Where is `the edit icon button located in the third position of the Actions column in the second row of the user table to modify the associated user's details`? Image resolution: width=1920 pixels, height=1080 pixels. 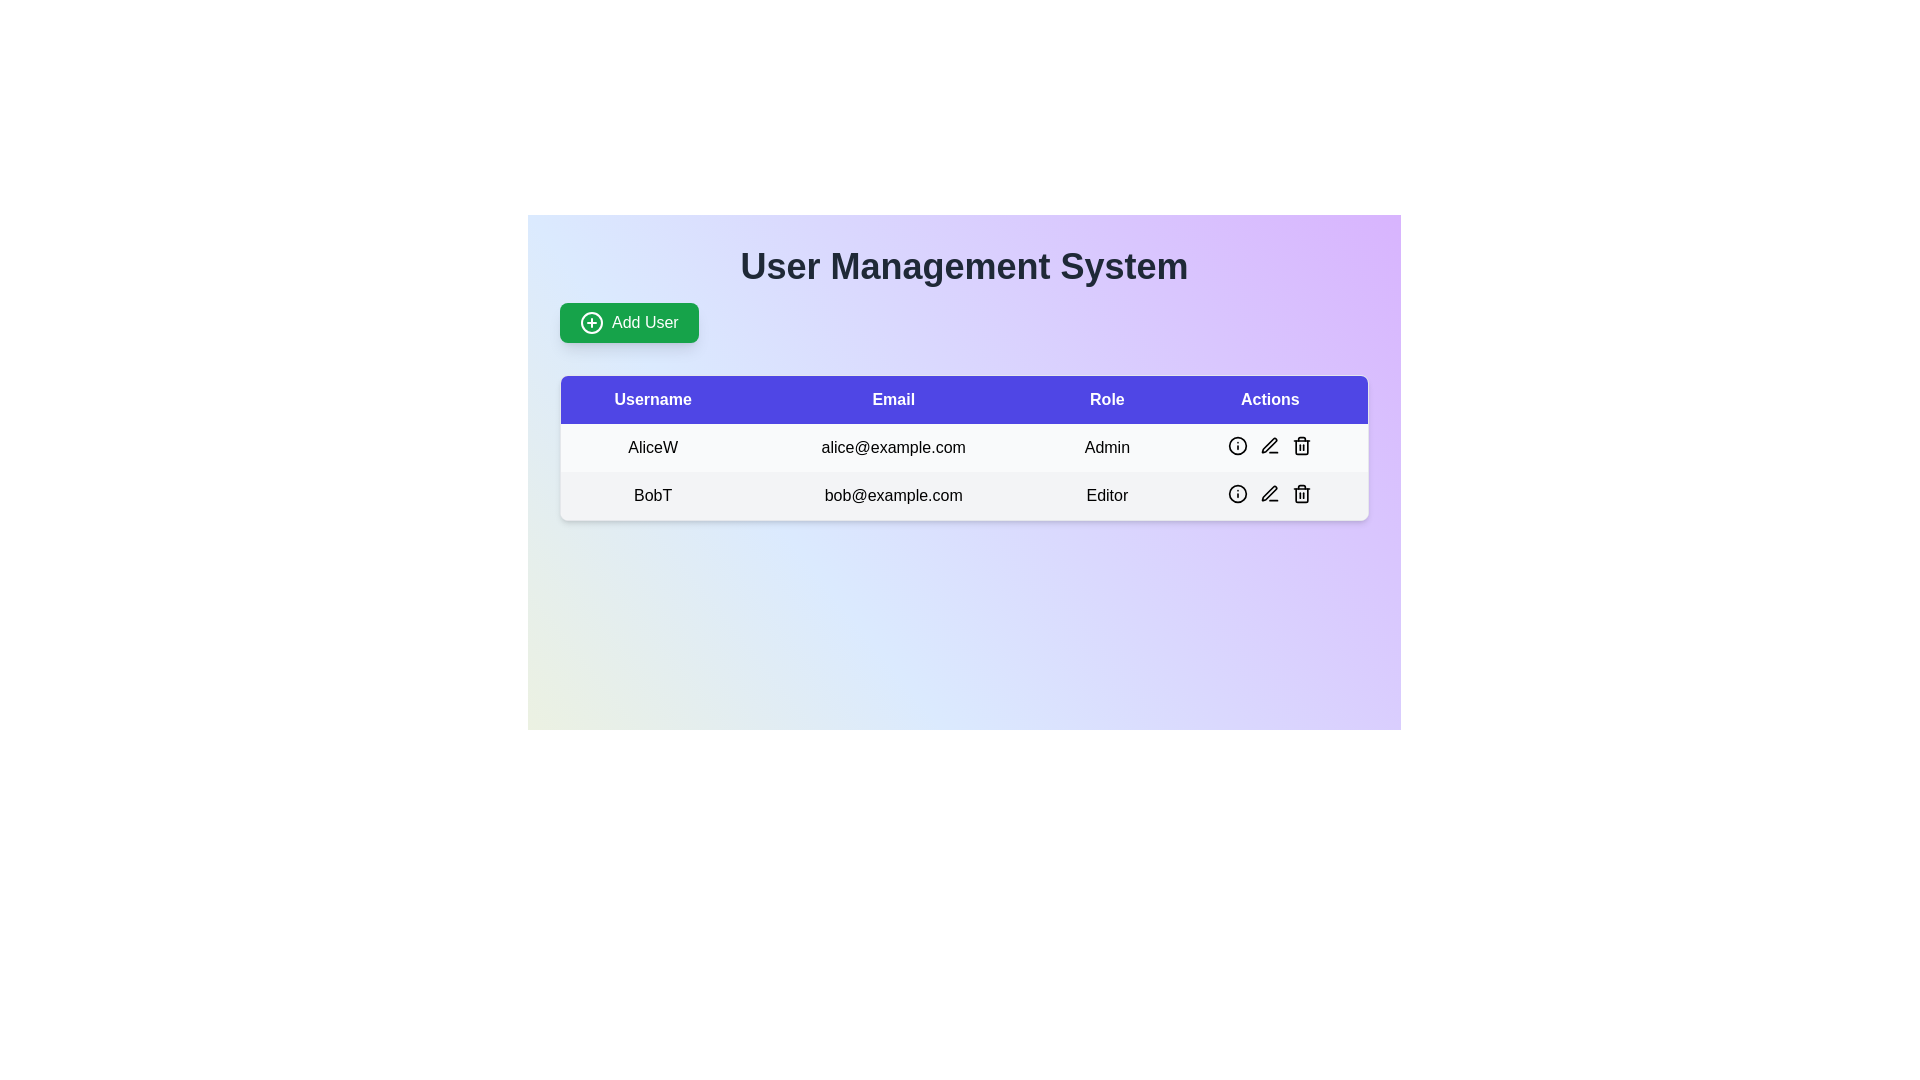 the edit icon button located in the third position of the Actions column in the second row of the user table to modify the associated user's details is located at coordinates (1269, 493).